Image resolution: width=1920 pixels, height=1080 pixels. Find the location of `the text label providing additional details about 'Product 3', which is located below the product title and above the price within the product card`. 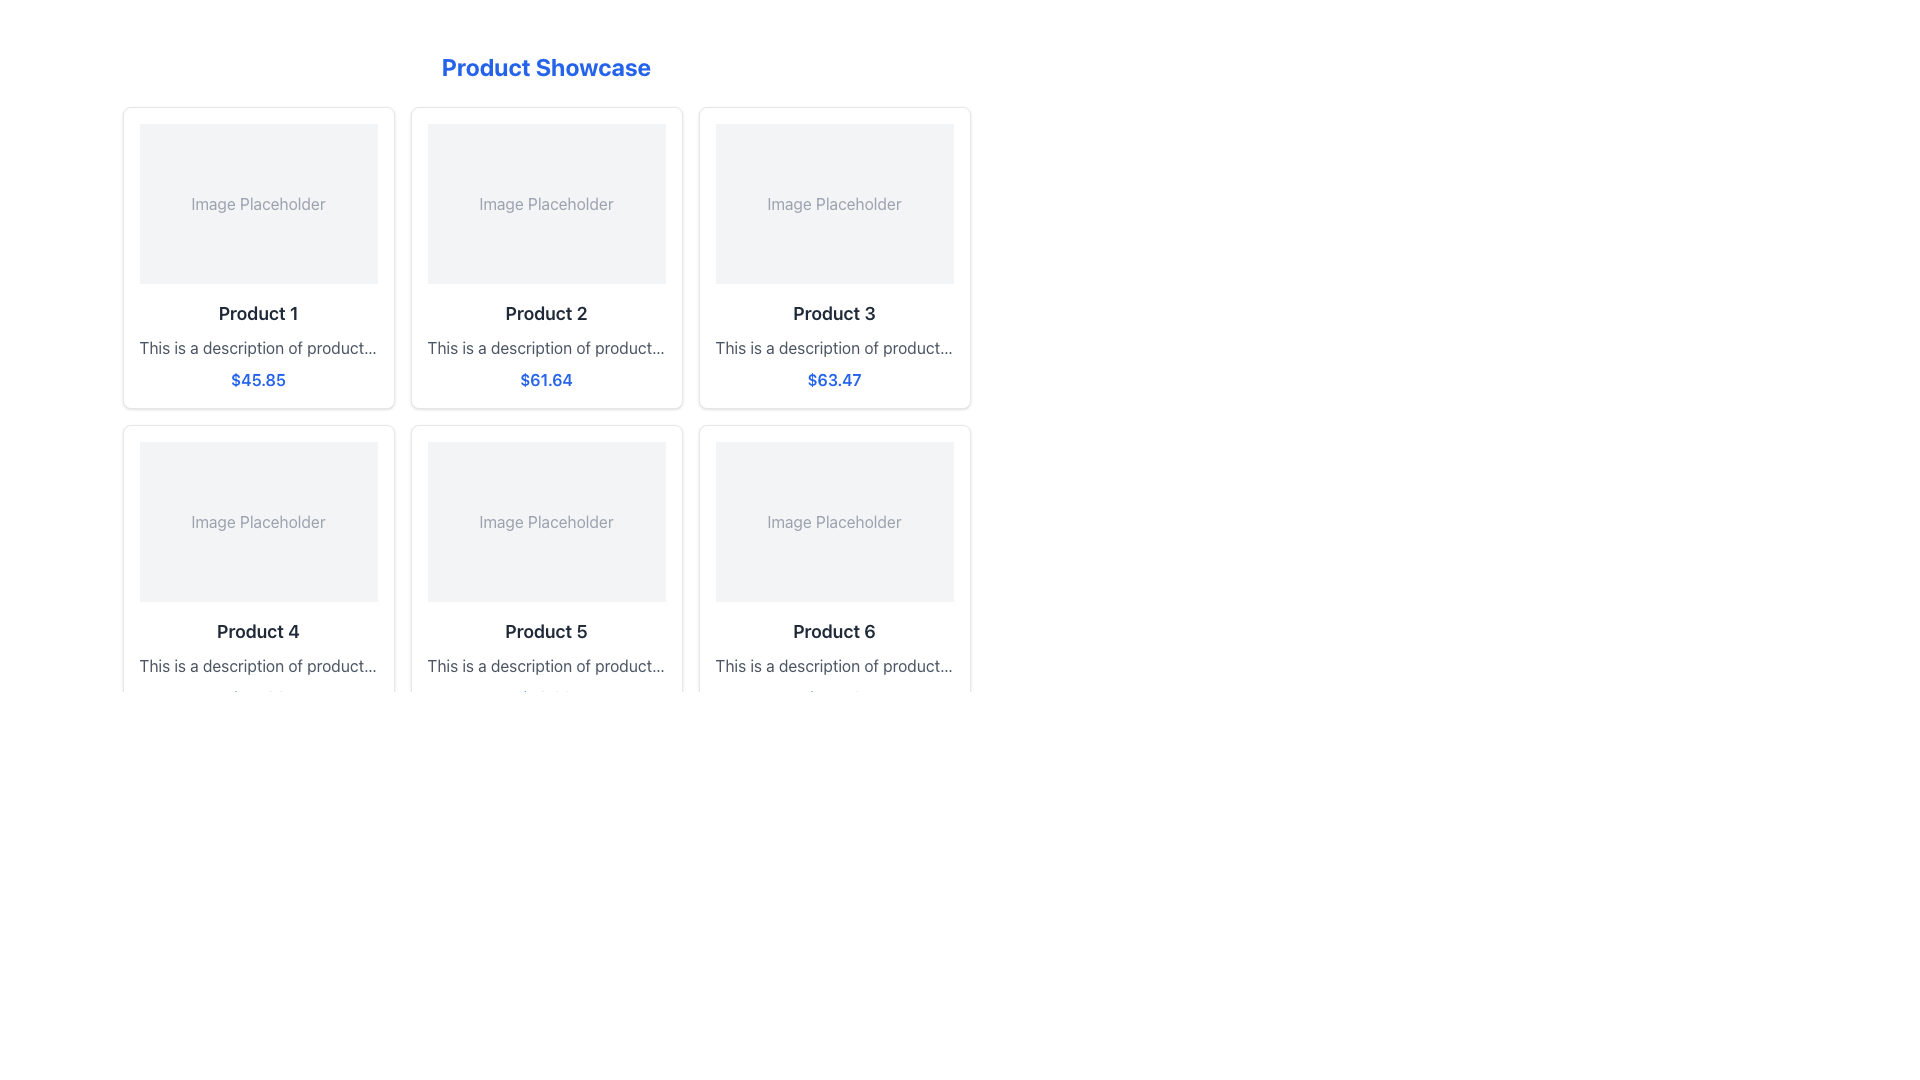

the text label providing additional details about 'Product 3', which is located below the product title and above the price within the product card is located at coordinates (834, 346).